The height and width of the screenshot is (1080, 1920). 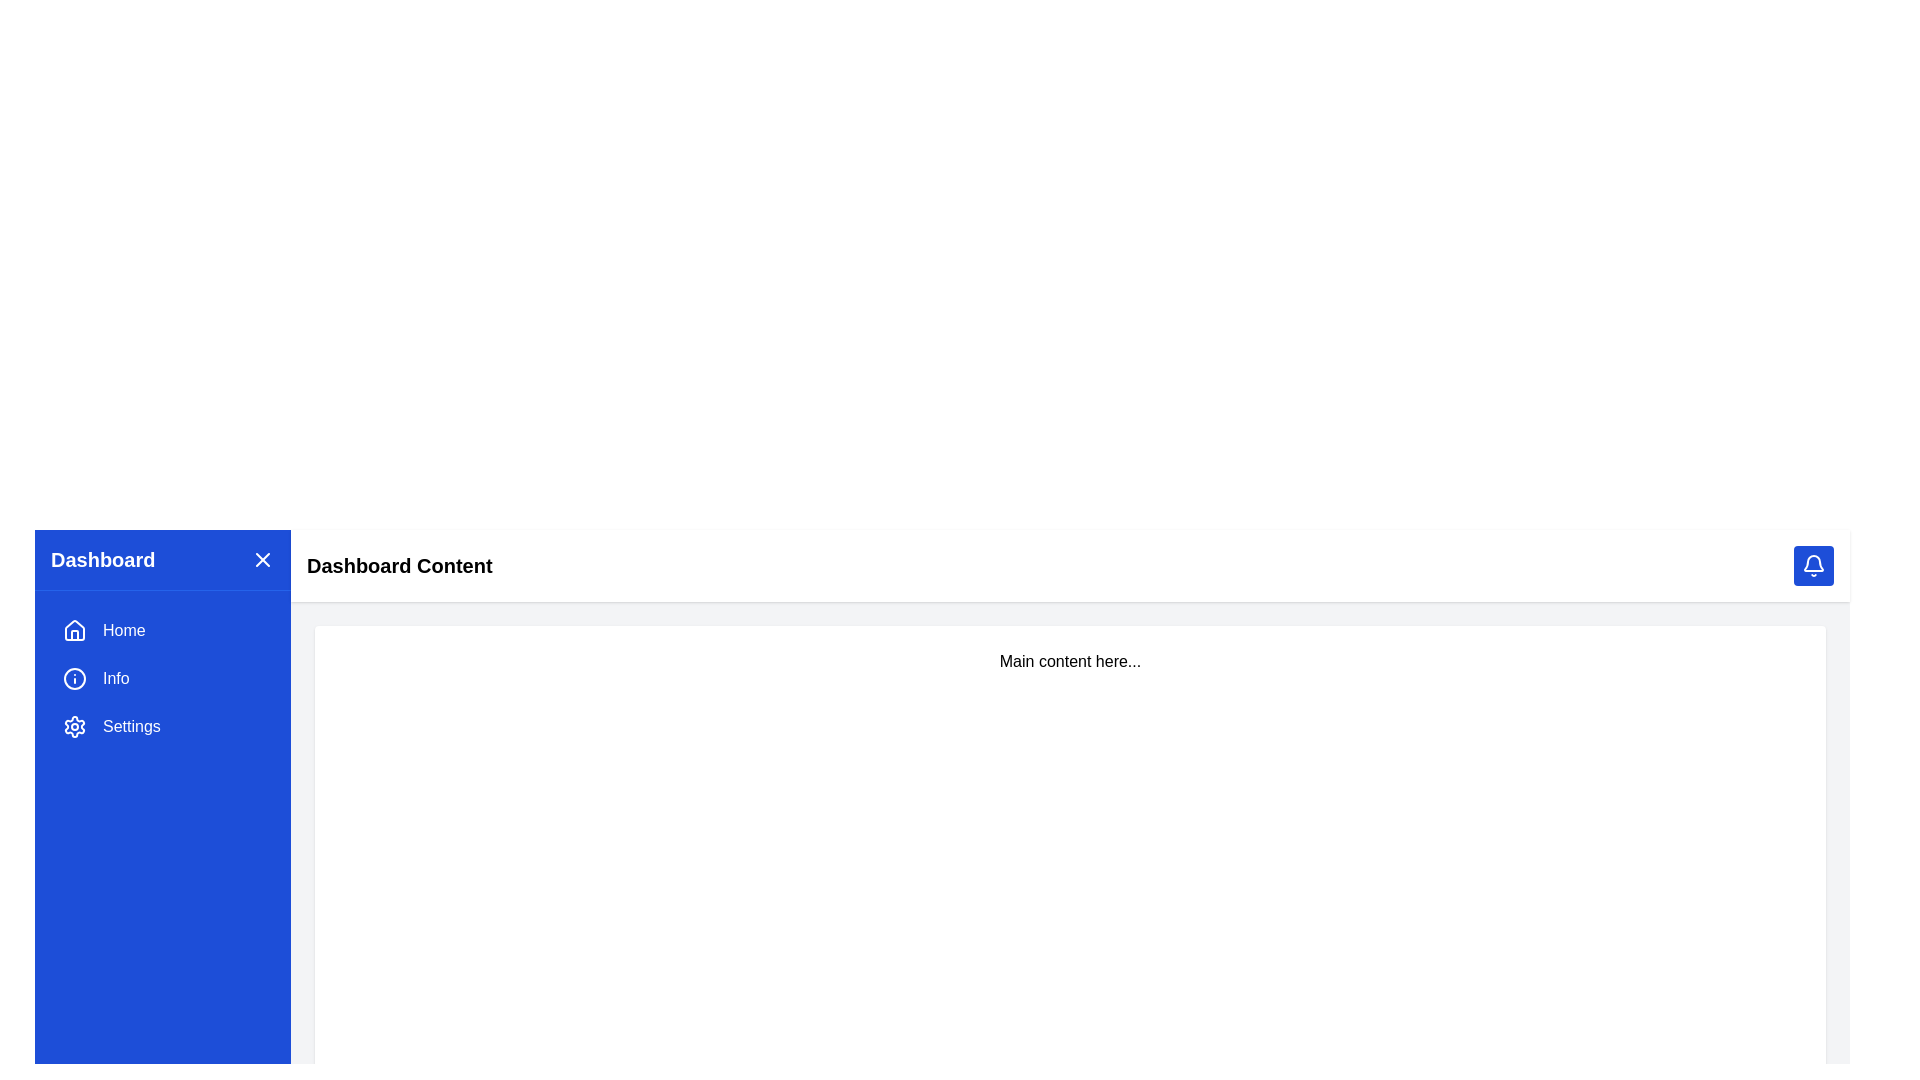 What do you see at coordinates (75, 628) in the screenshot?
I see `the house-shaped icon in the left navigation panel` at bounding box center [75, 628].